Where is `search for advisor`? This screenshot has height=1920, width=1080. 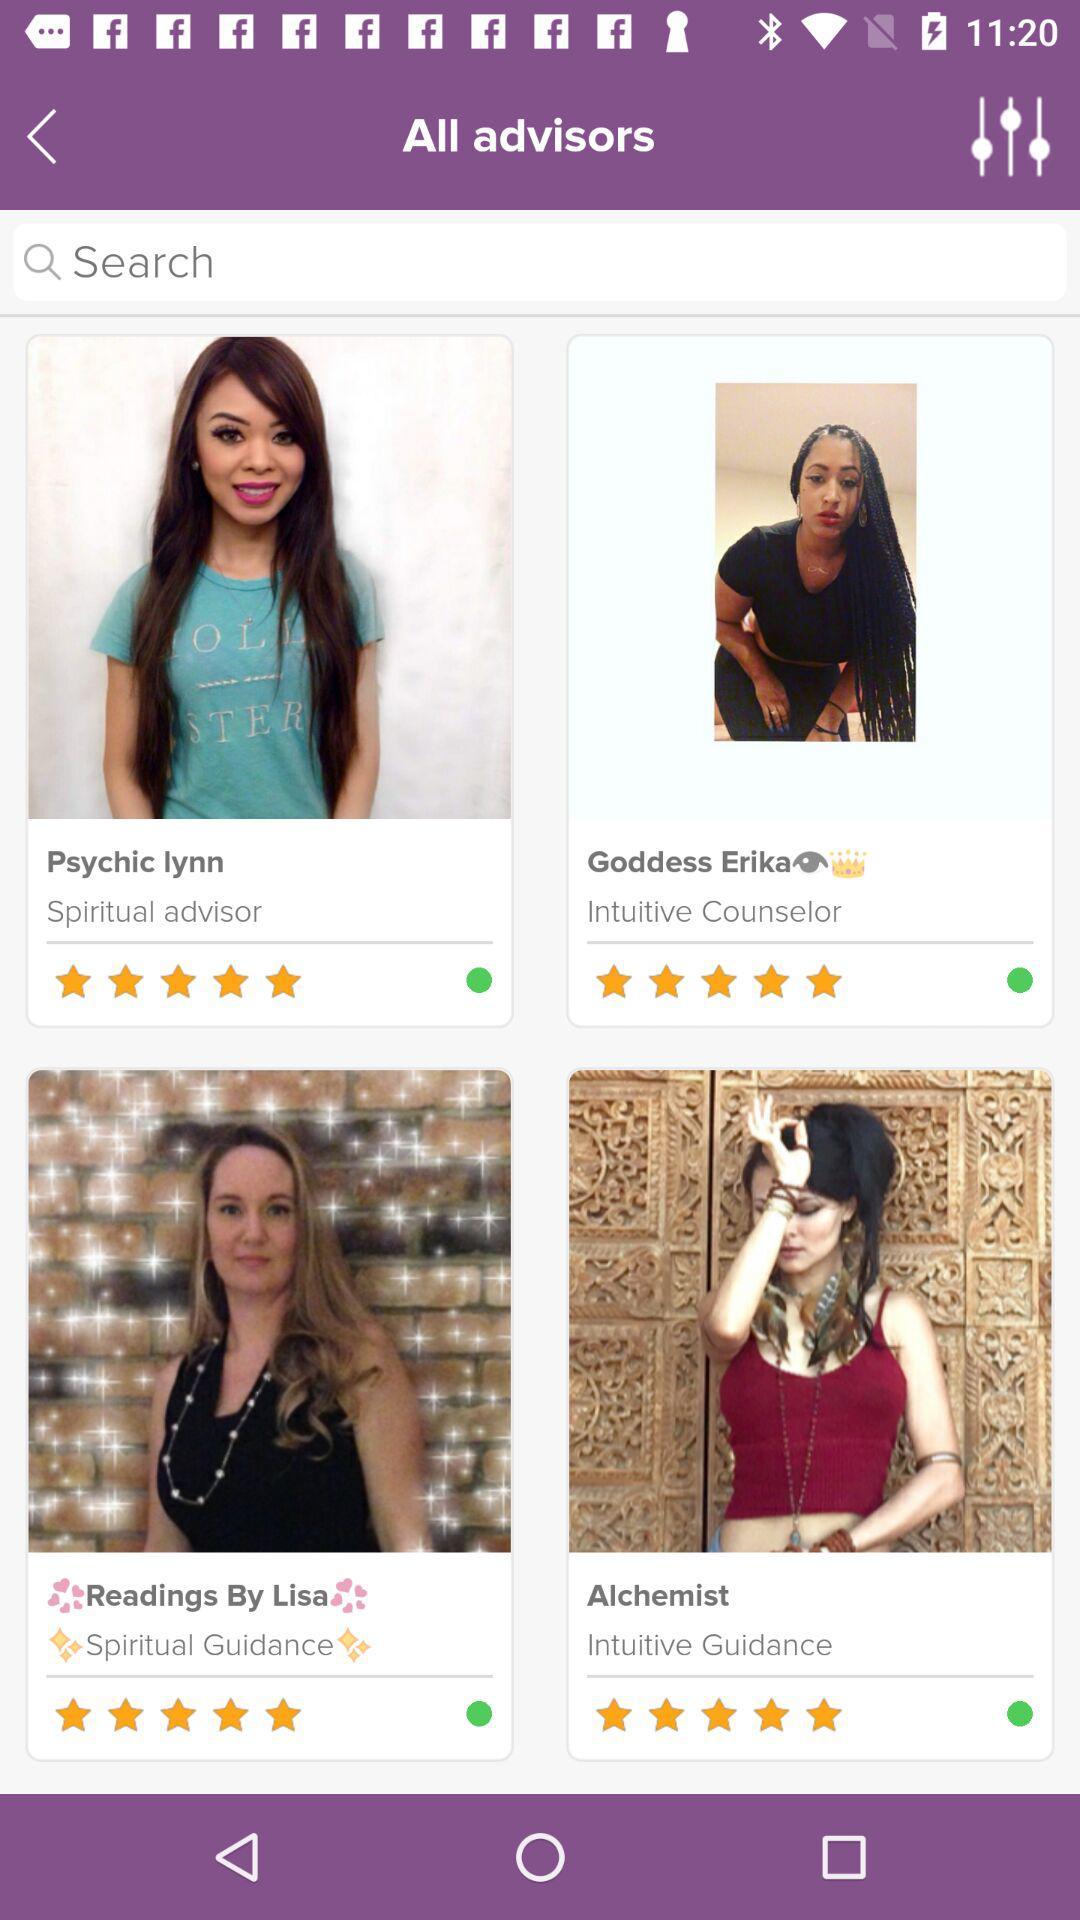 search for advisor is located at coordinates (540, 261).